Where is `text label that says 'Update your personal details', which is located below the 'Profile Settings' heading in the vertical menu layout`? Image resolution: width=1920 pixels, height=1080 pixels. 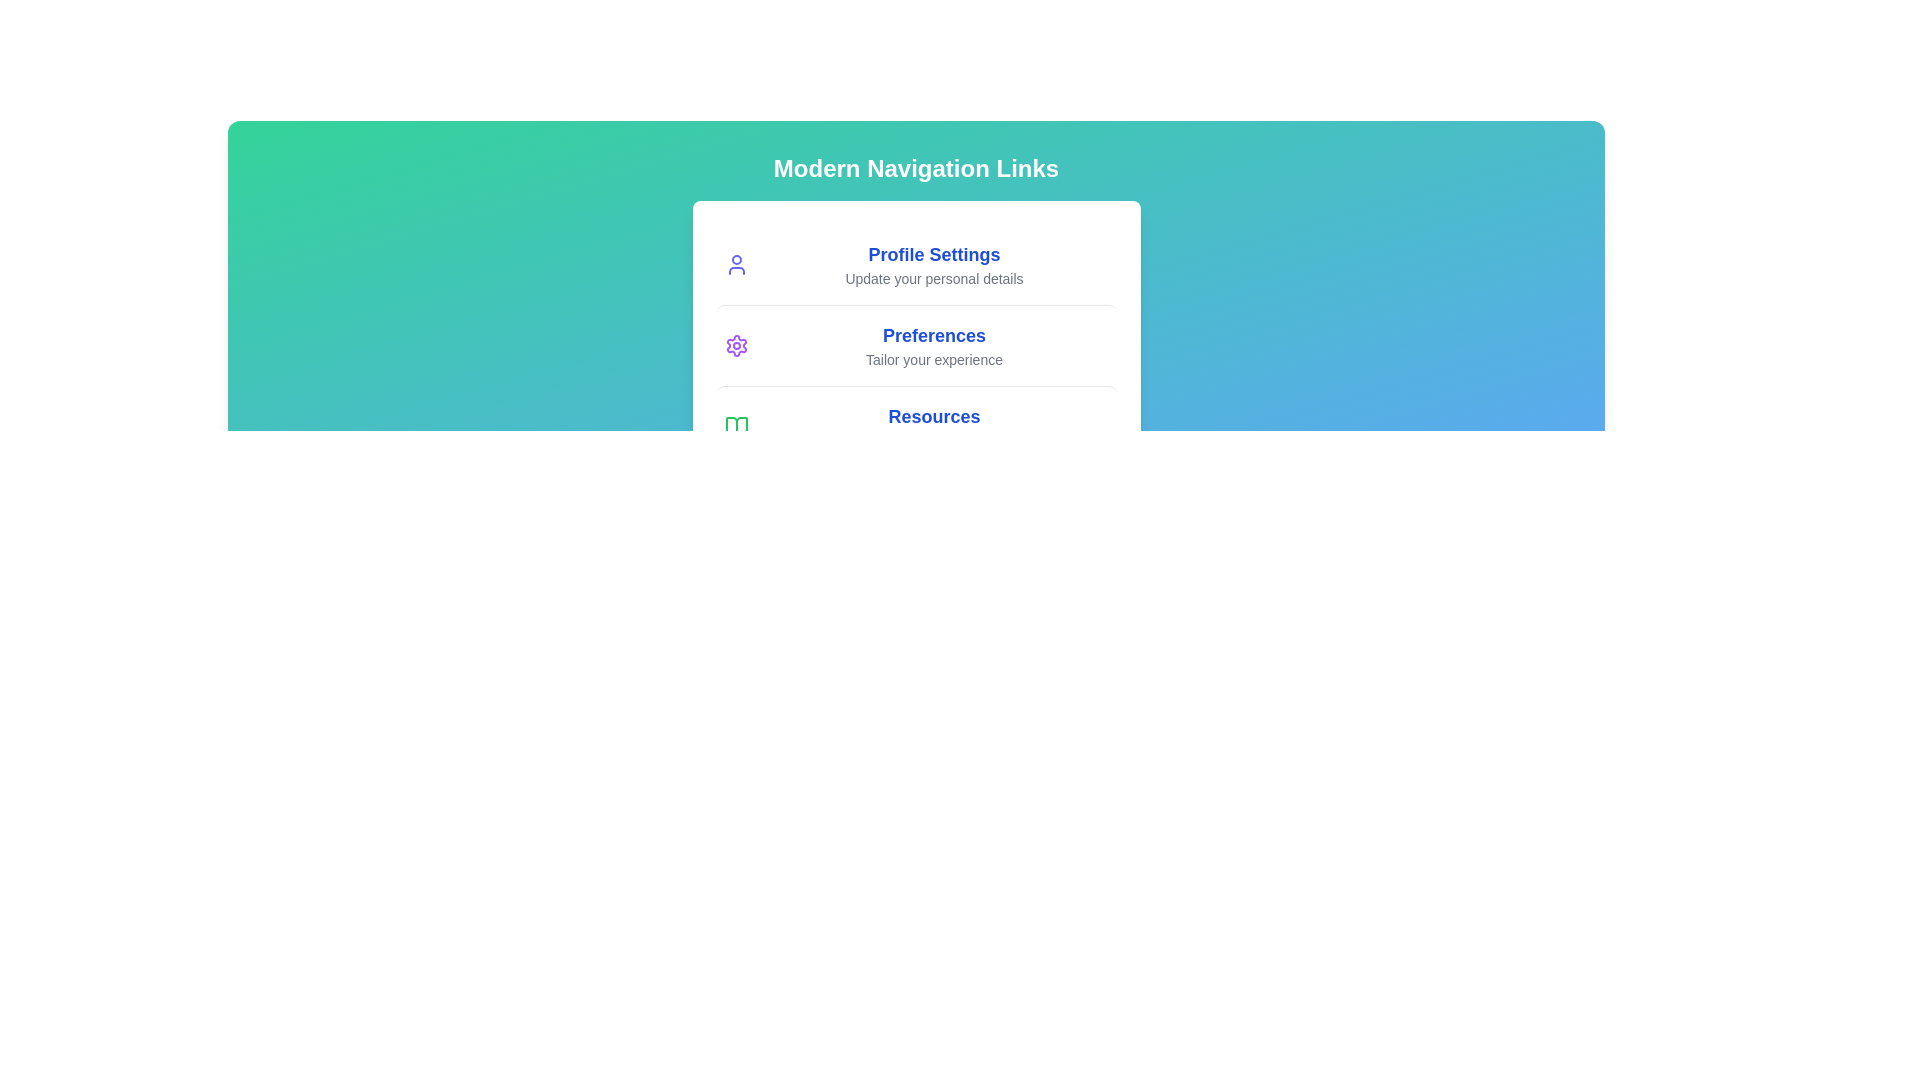 text label that says 'Update your personal details', which is located below the 'Profile Settings' heading in the vertical menu layout is located at coordinates (933, 278).